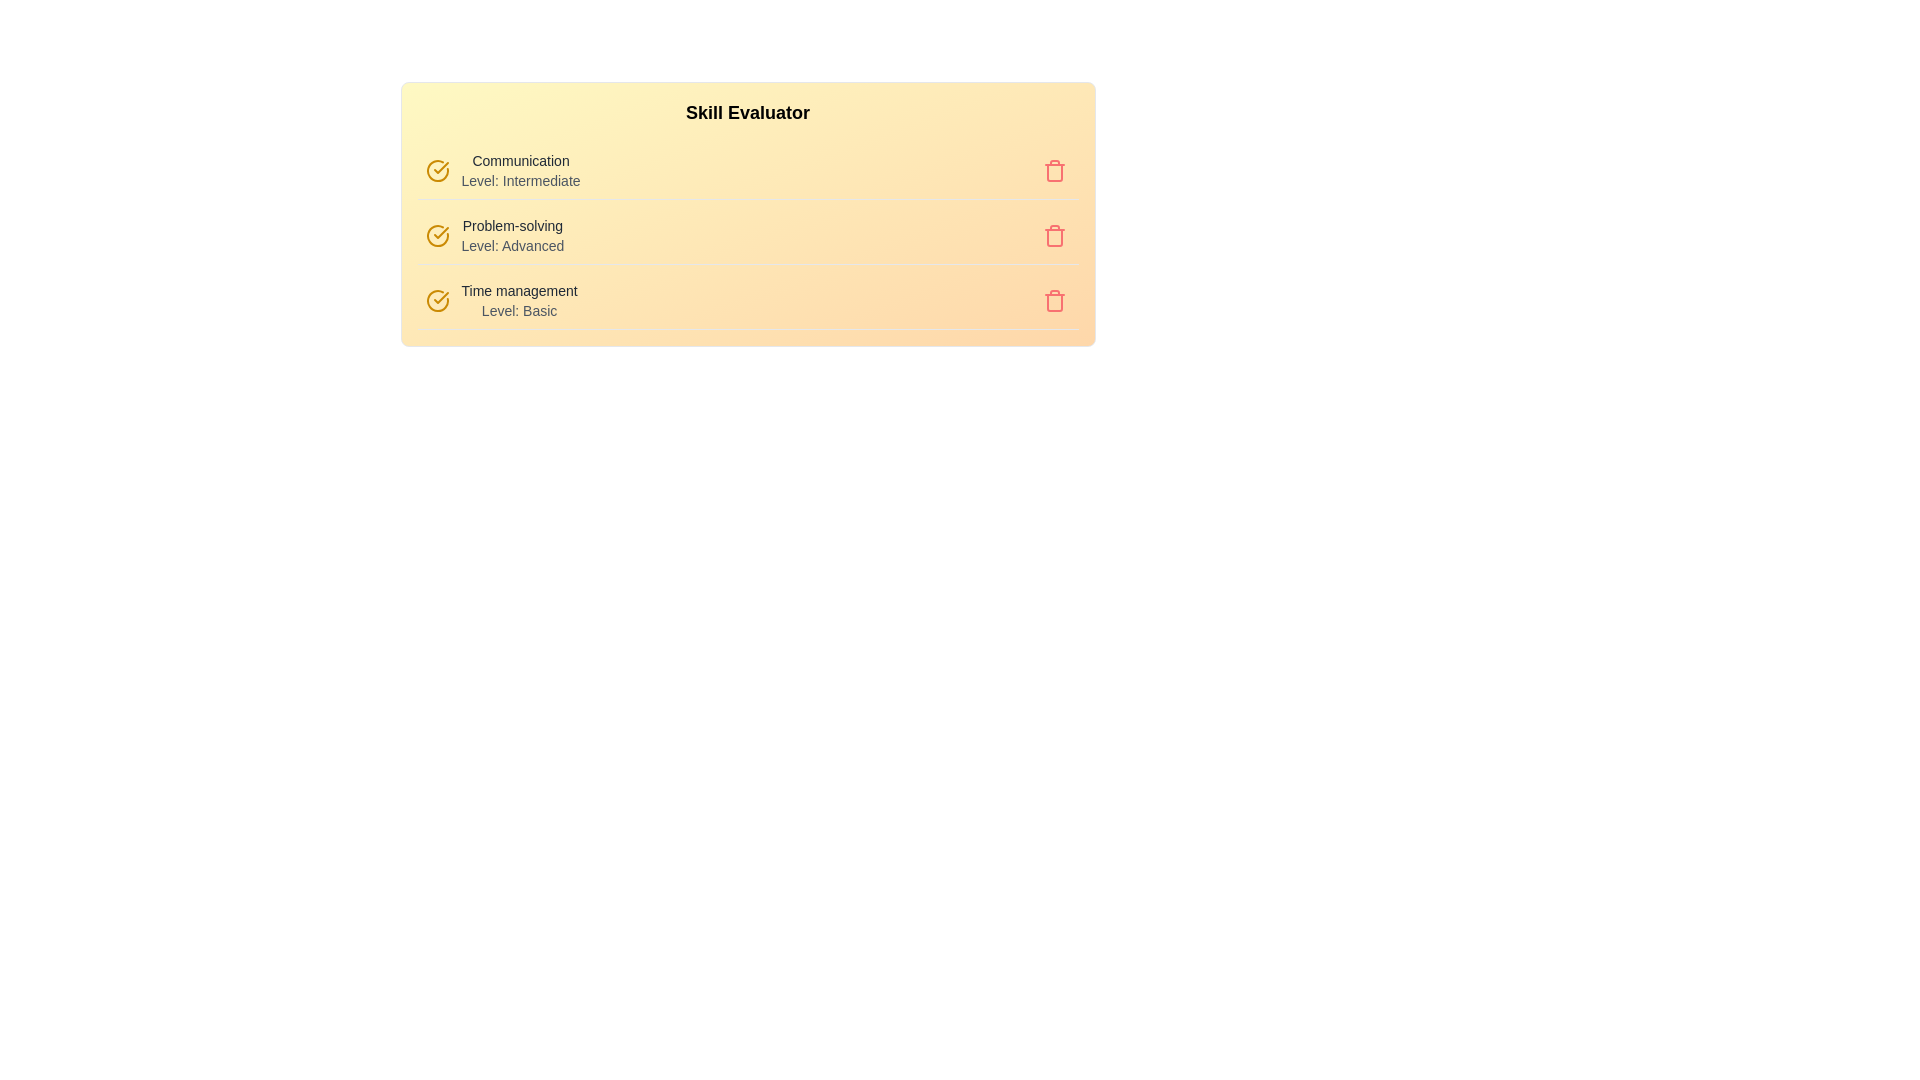 The width and height of the screenshot is (1920, 1080). Describe the element at coordinates (747, 112) in the screenshot. I see `the heading 'Skill Evaluator' to select it` at that location.